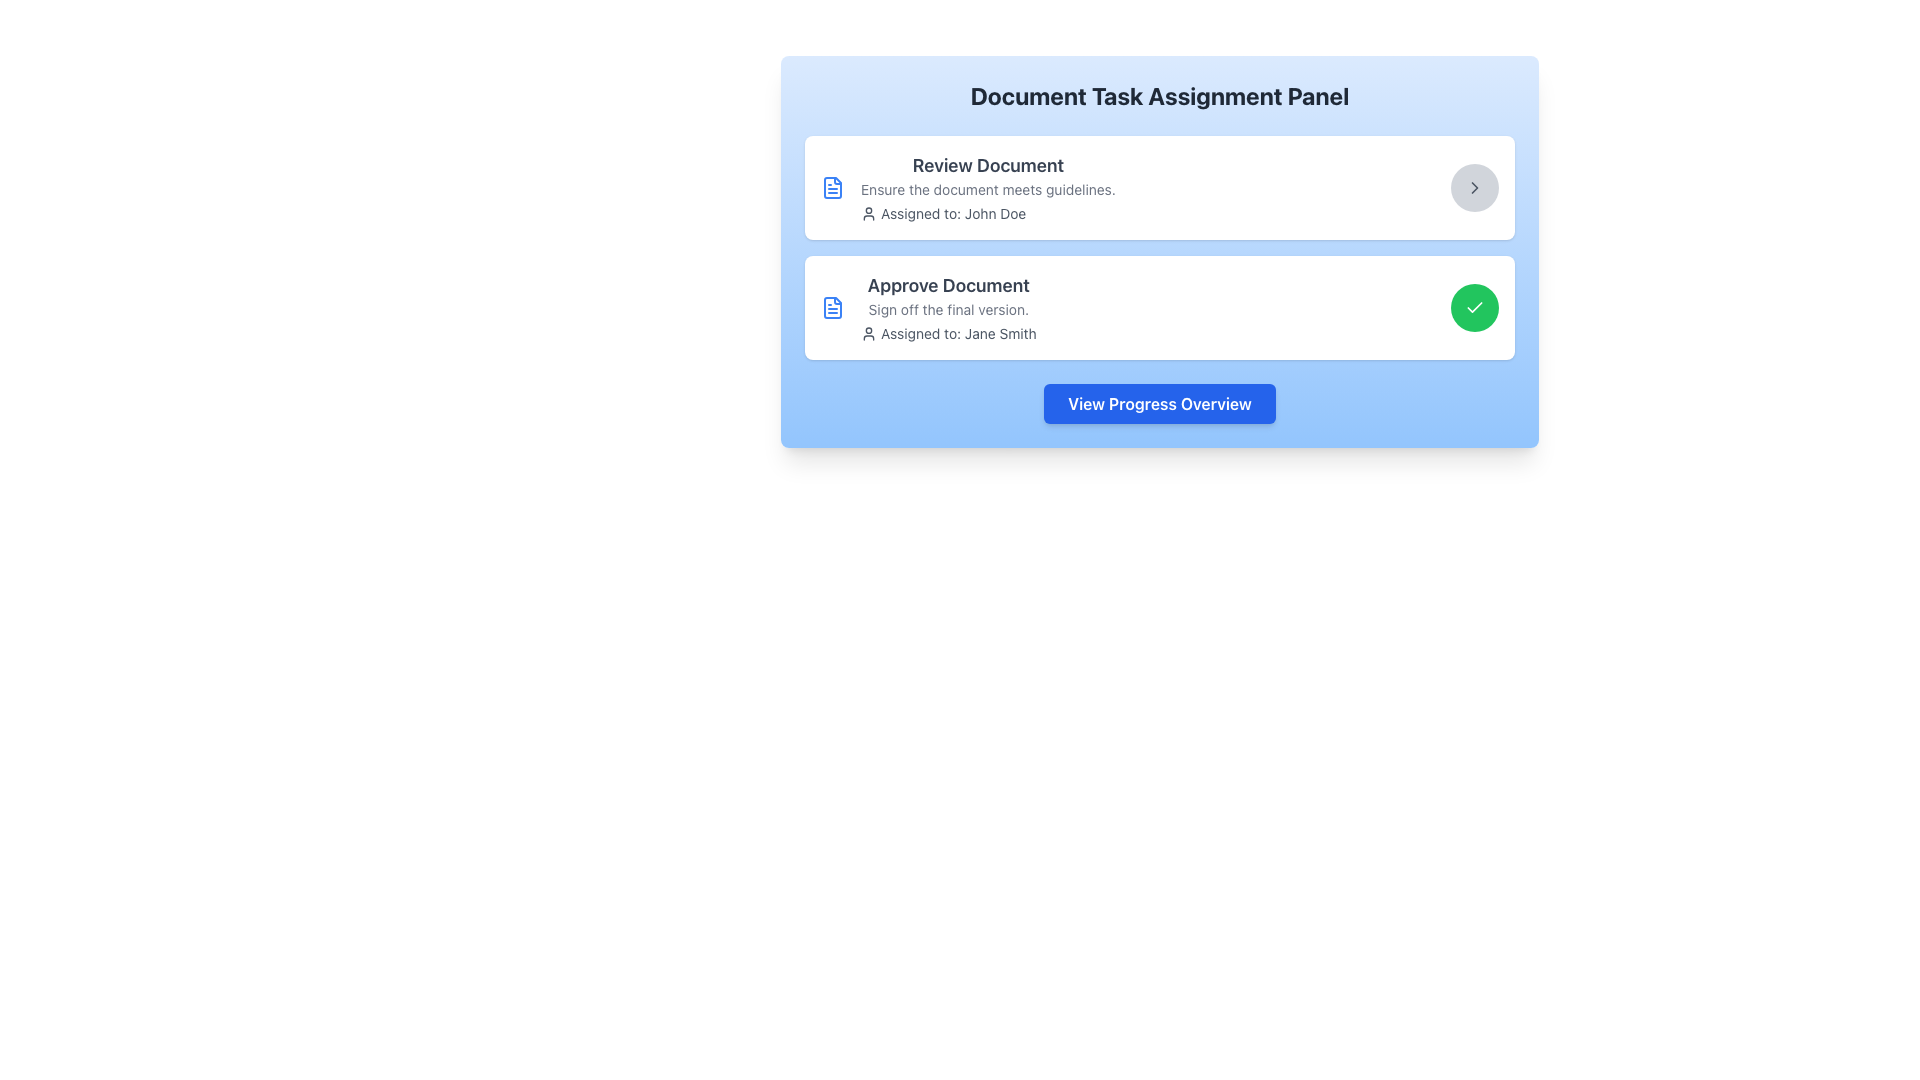 The image size is (1920, 1080). Describe the element at coordinates (1474, 307) in the screenshot. I see `the checkmark icon within the green circular background on the right side of the 'Approve Document' task card` at that location.